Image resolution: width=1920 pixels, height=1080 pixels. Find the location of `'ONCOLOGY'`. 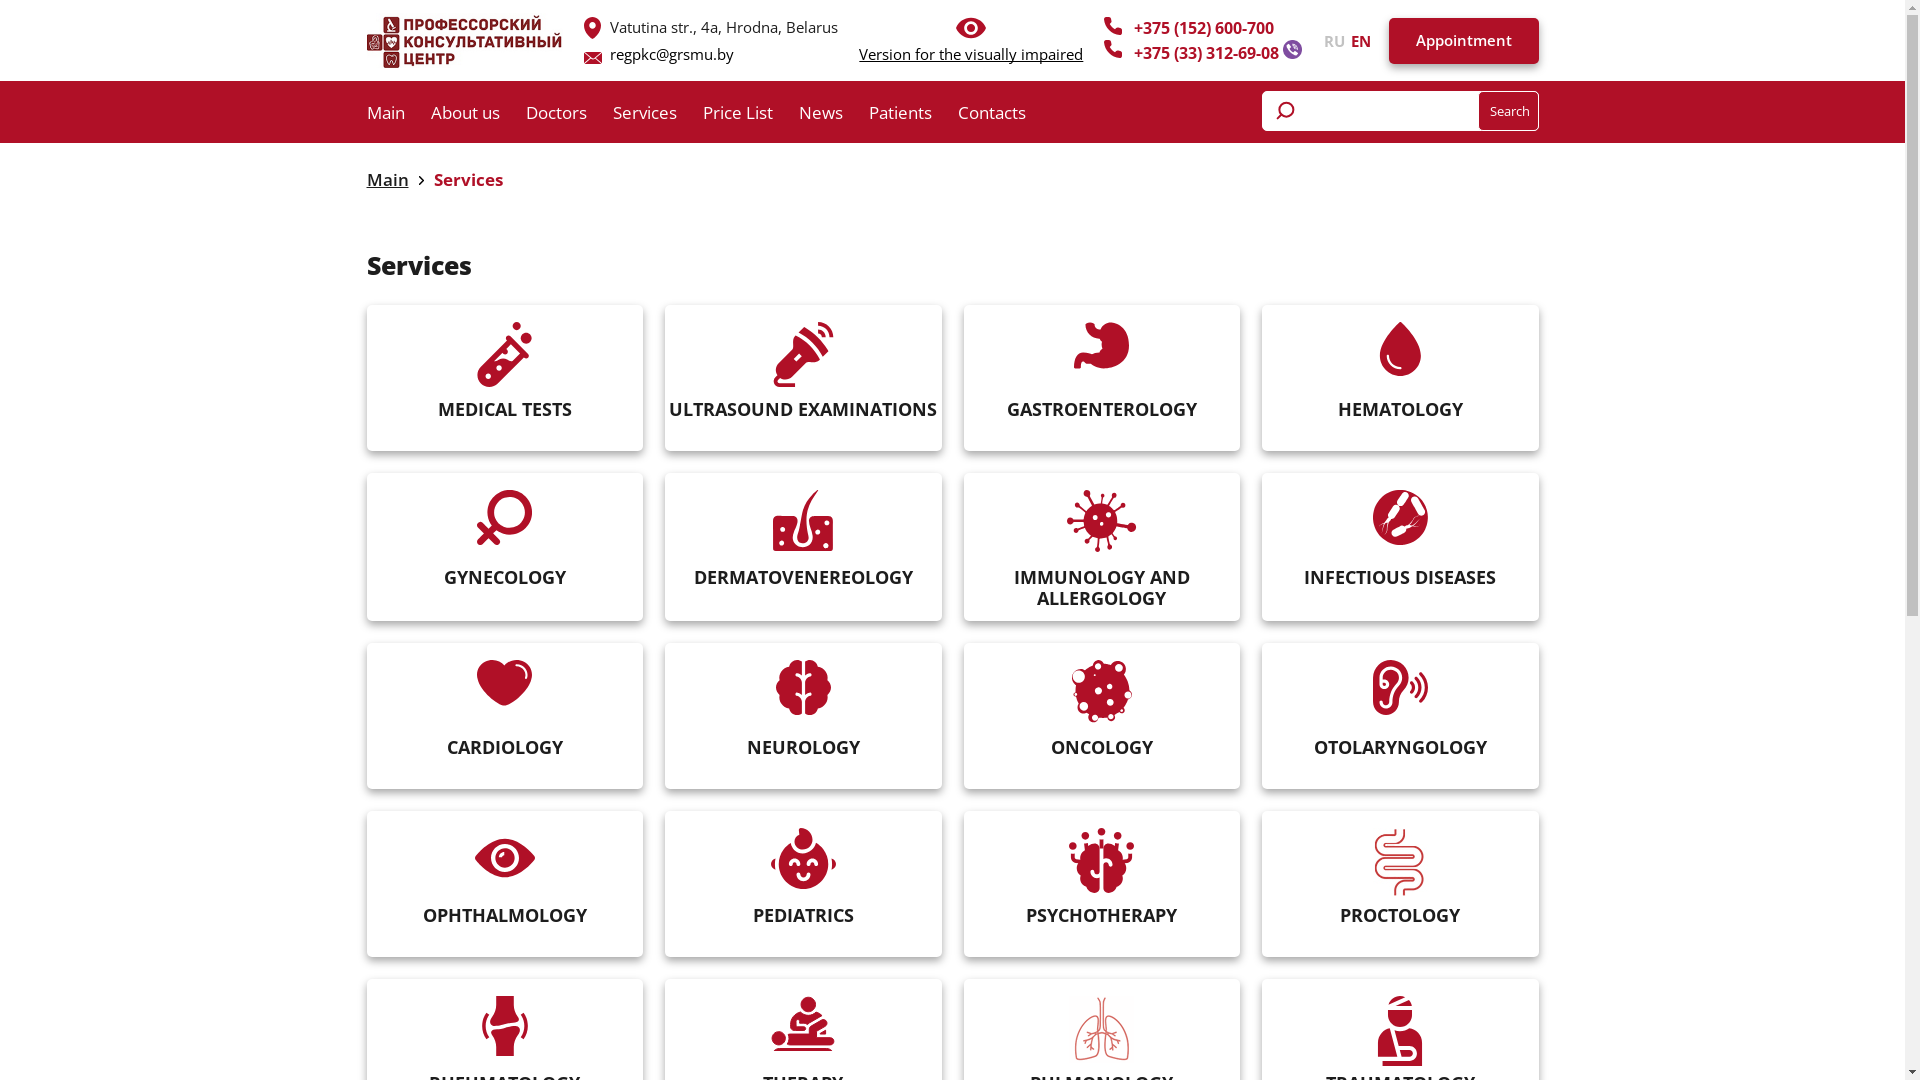

'ONCOLOGY' is located at coordinates (1100, 716).